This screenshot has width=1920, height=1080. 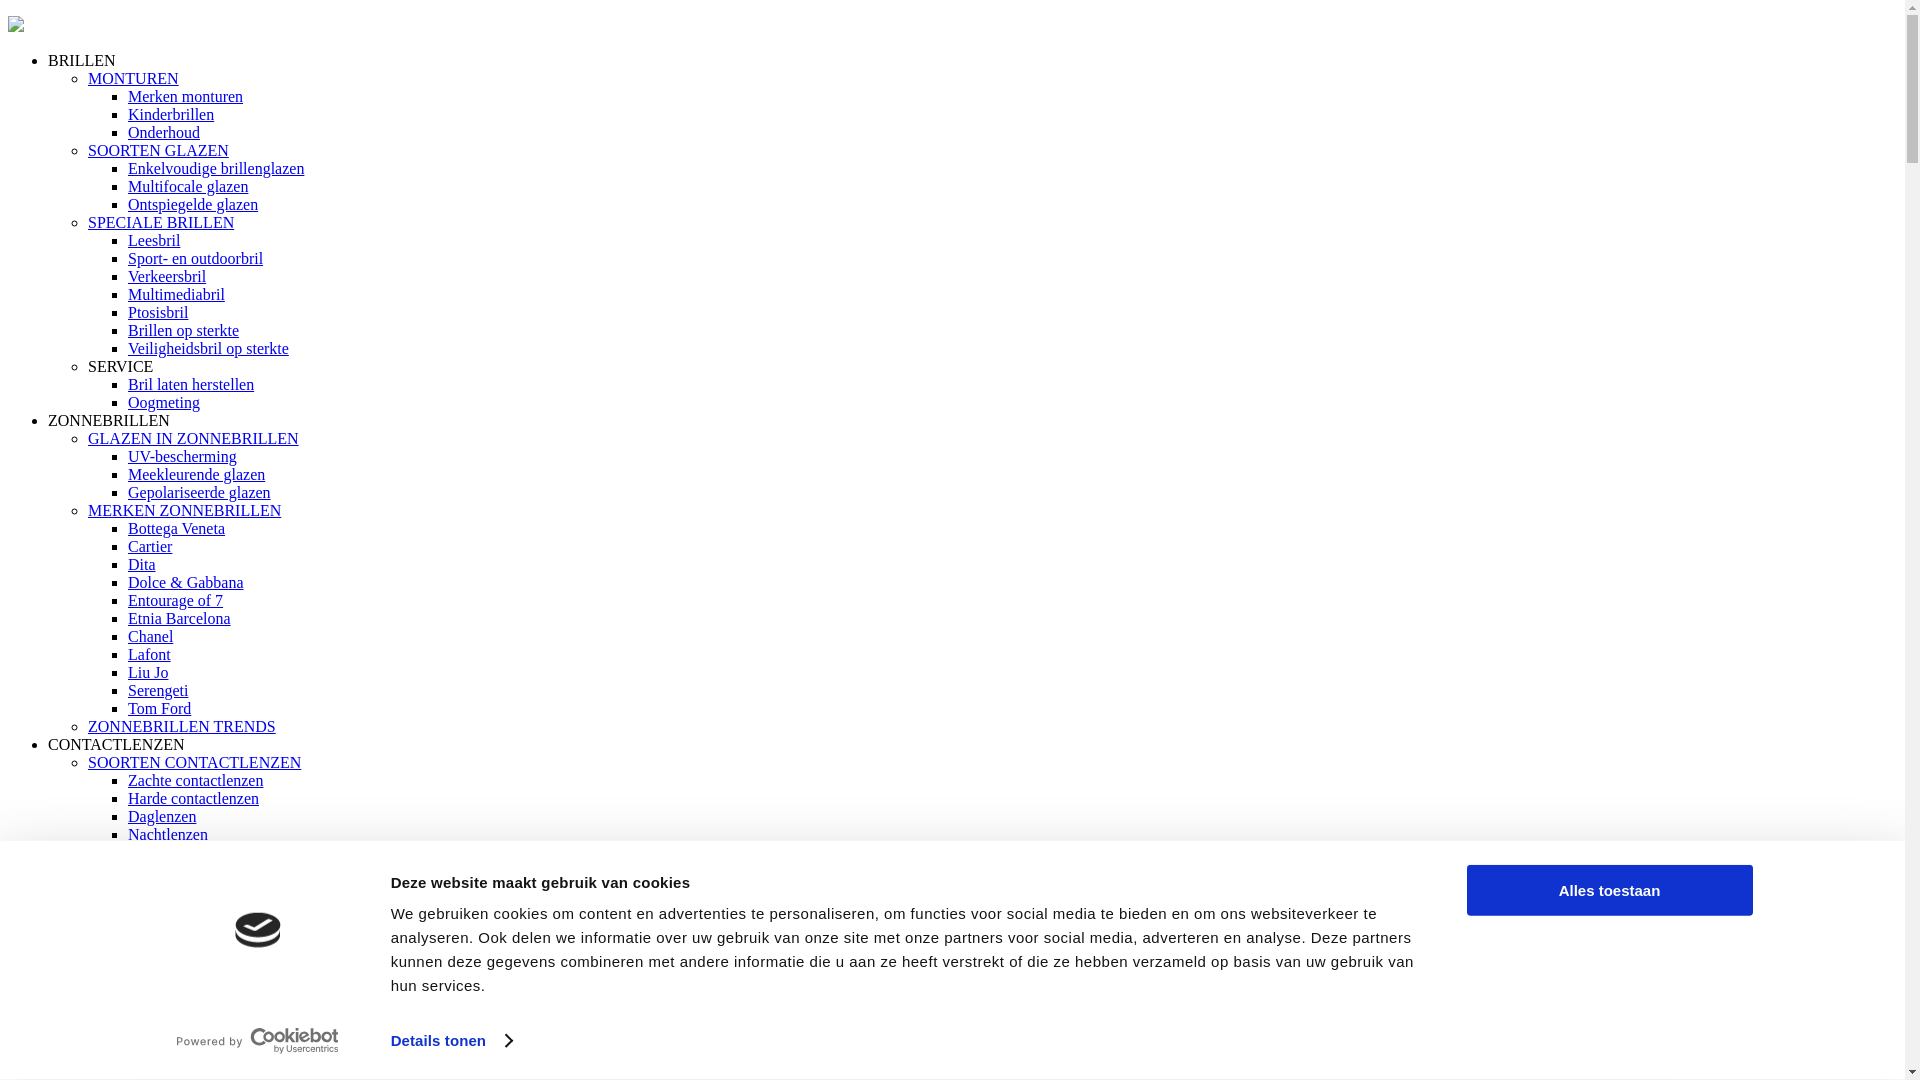 What do you see at coordinates (127, 654) in the screenshot?
I see `'Lafont'` at bounding box center [127, 654].